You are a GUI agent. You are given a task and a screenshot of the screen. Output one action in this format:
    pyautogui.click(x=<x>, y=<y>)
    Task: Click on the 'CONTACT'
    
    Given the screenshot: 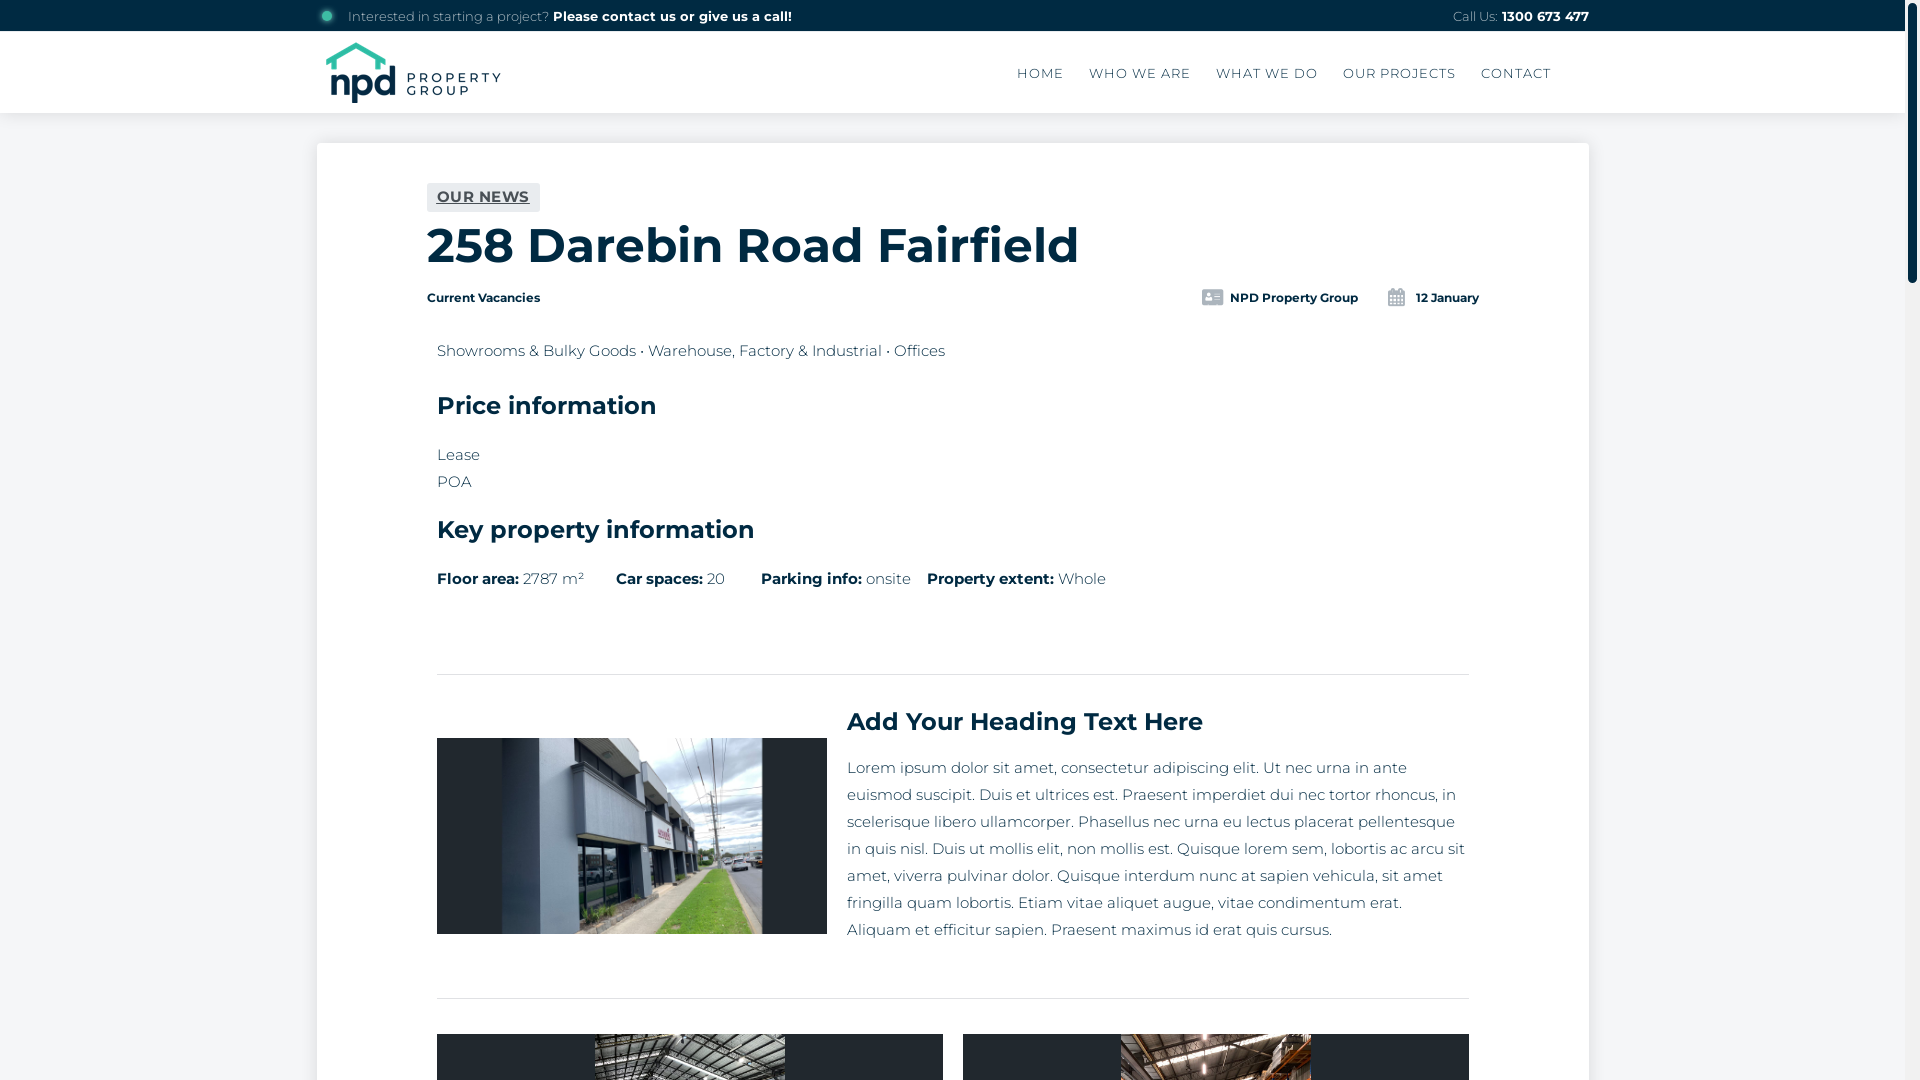 What is the action you would take?
    pyautogui.click(x=1516, y=72)
    